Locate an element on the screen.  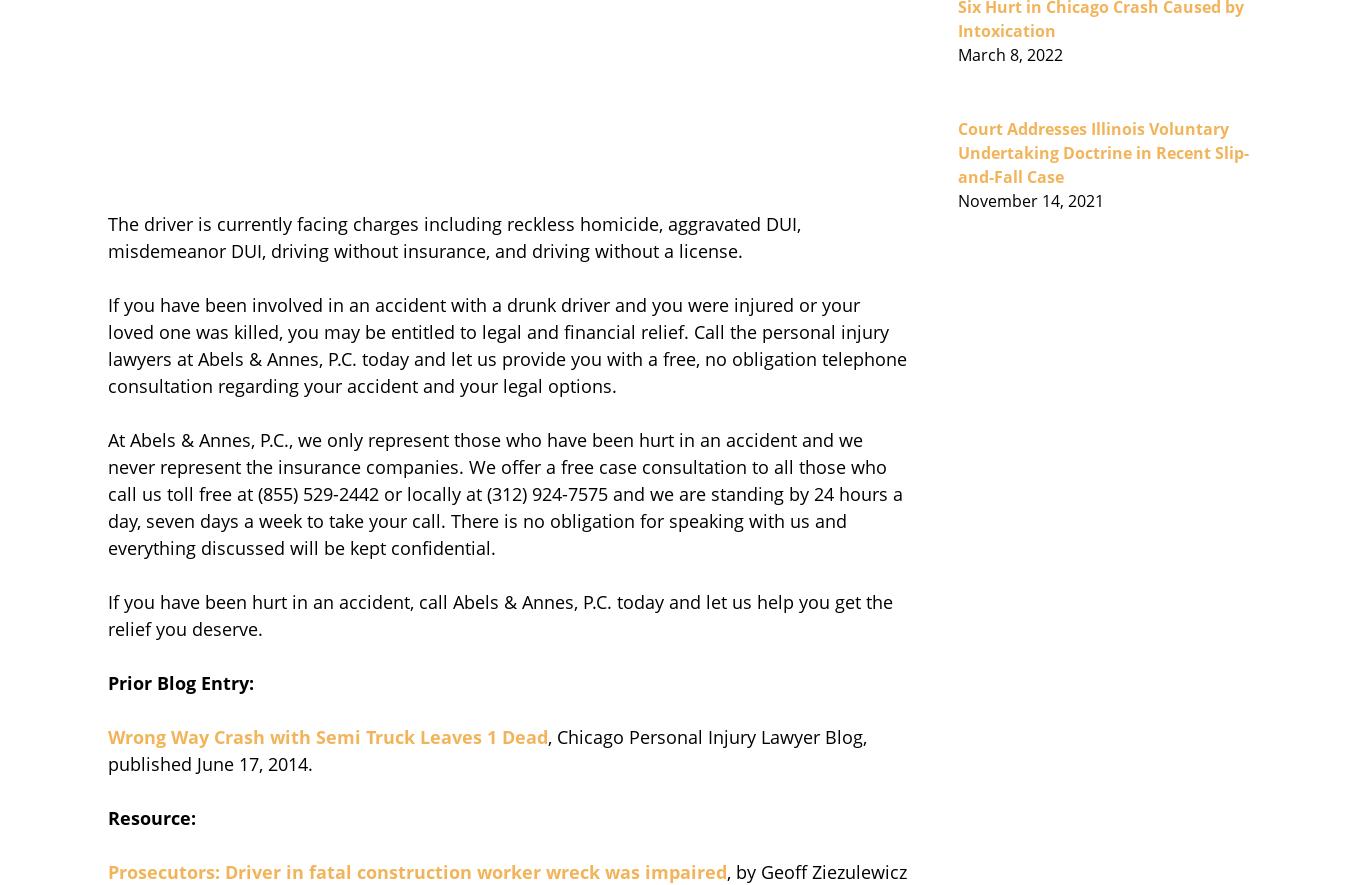
'Wrong Way Crash with Semi Truck Leaves 1 Dead' is located at coordinates (327, 737).